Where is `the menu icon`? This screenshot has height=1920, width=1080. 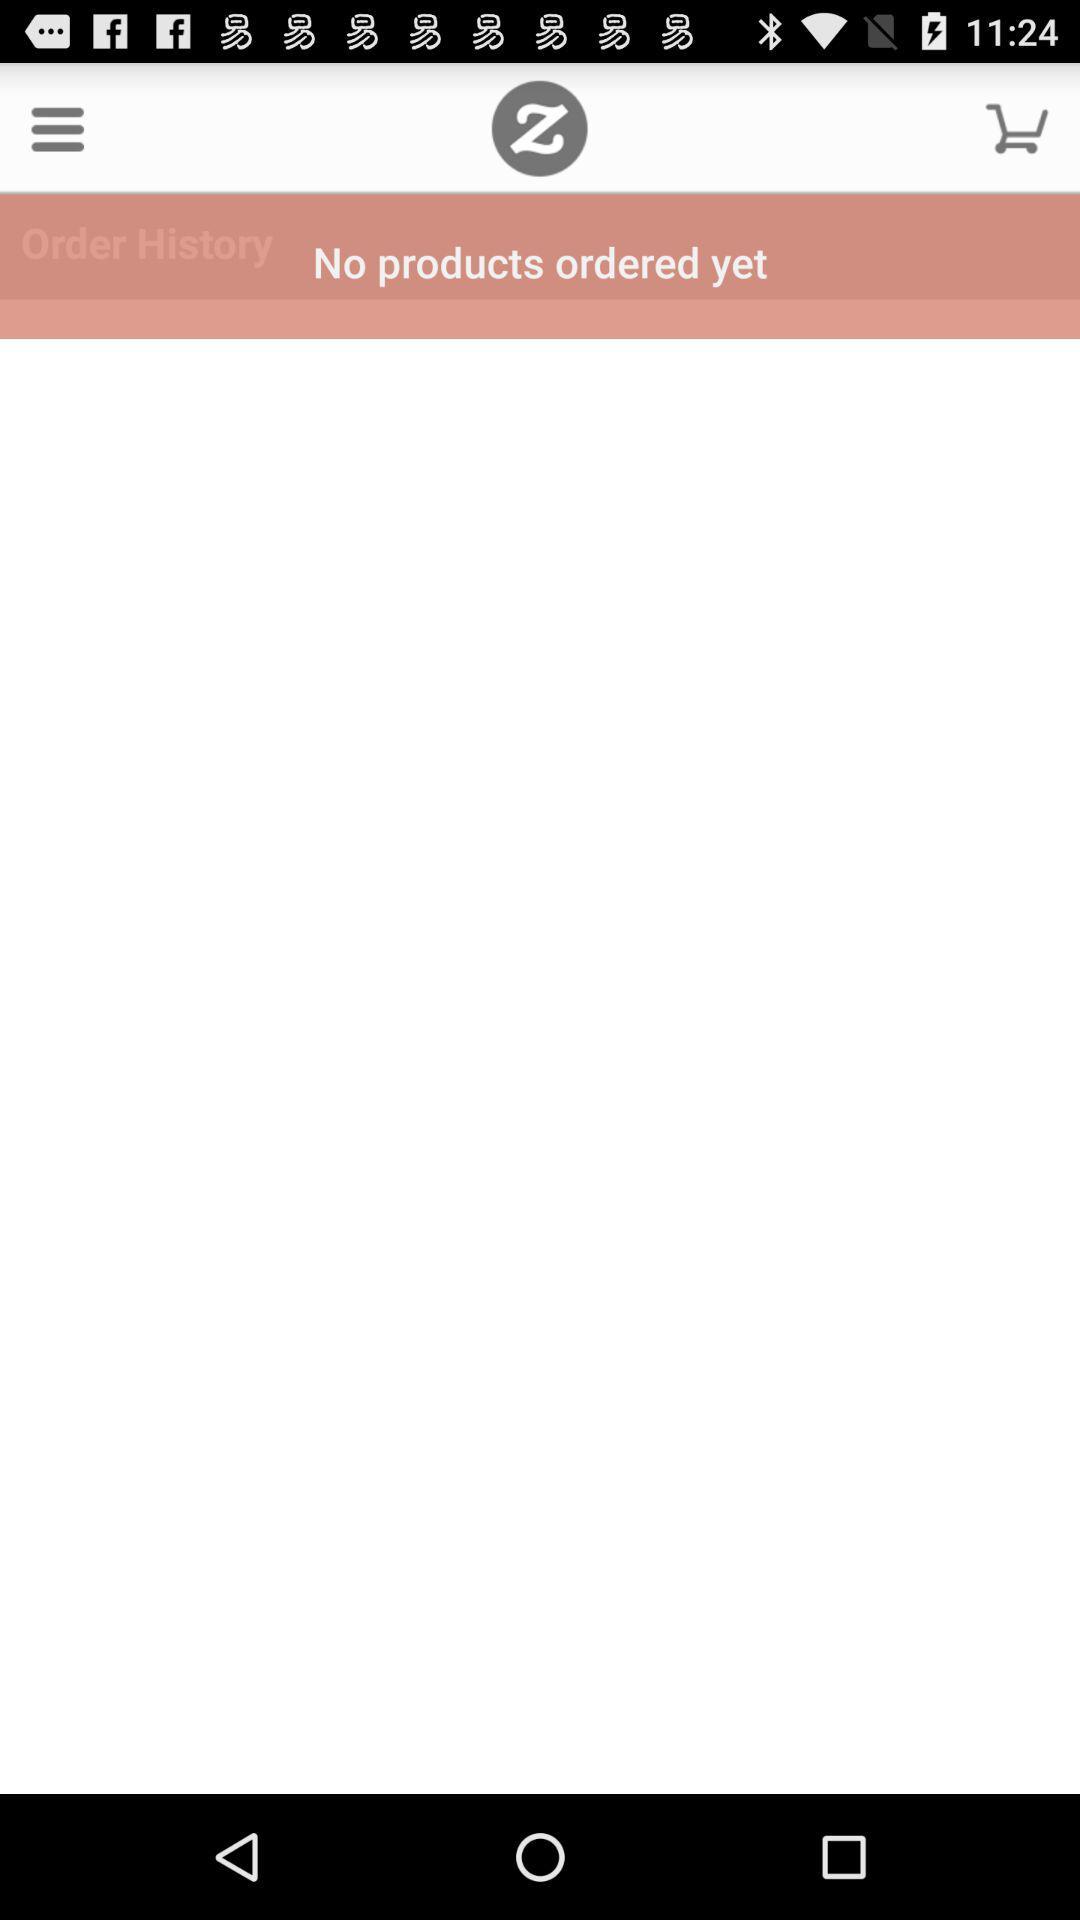
the menu icon is located at coordinates (56, 136).